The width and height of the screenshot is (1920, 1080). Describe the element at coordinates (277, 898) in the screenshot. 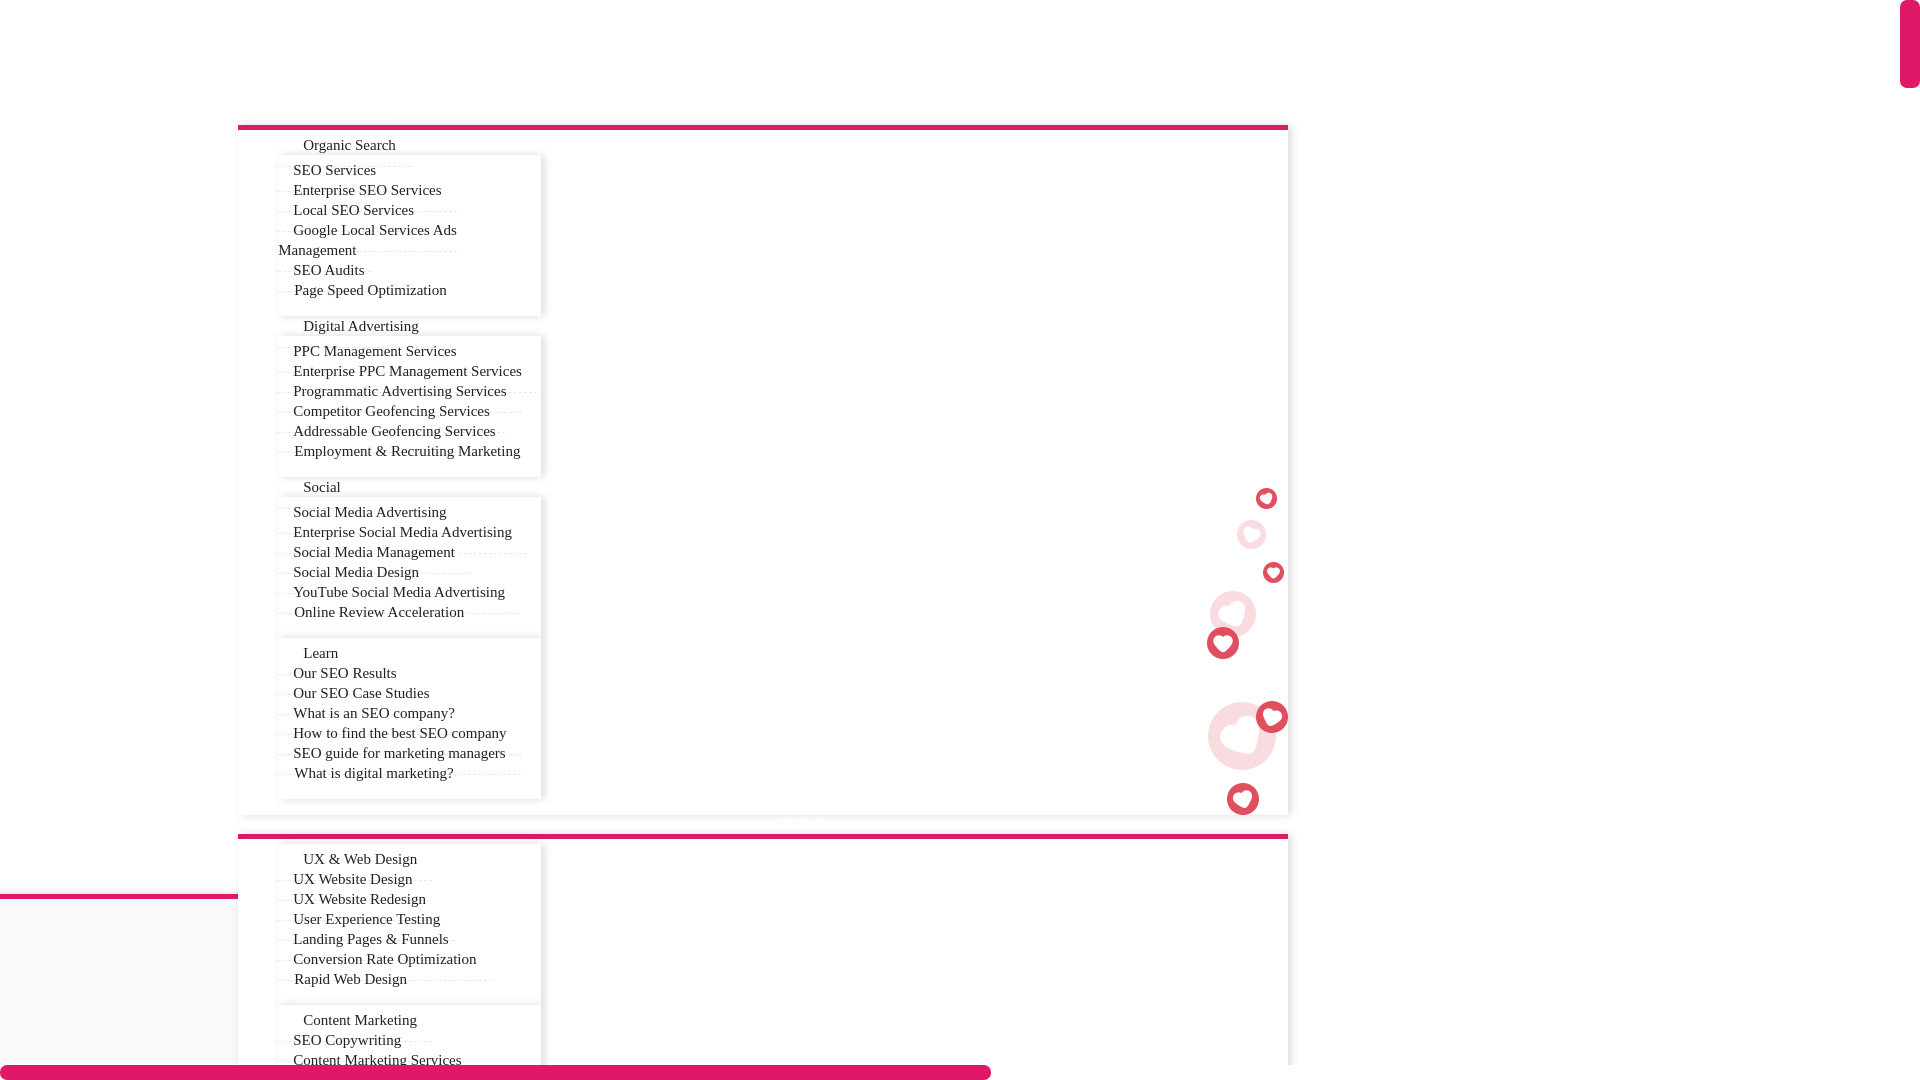

I see `'UX Website Redesign'` at that location.